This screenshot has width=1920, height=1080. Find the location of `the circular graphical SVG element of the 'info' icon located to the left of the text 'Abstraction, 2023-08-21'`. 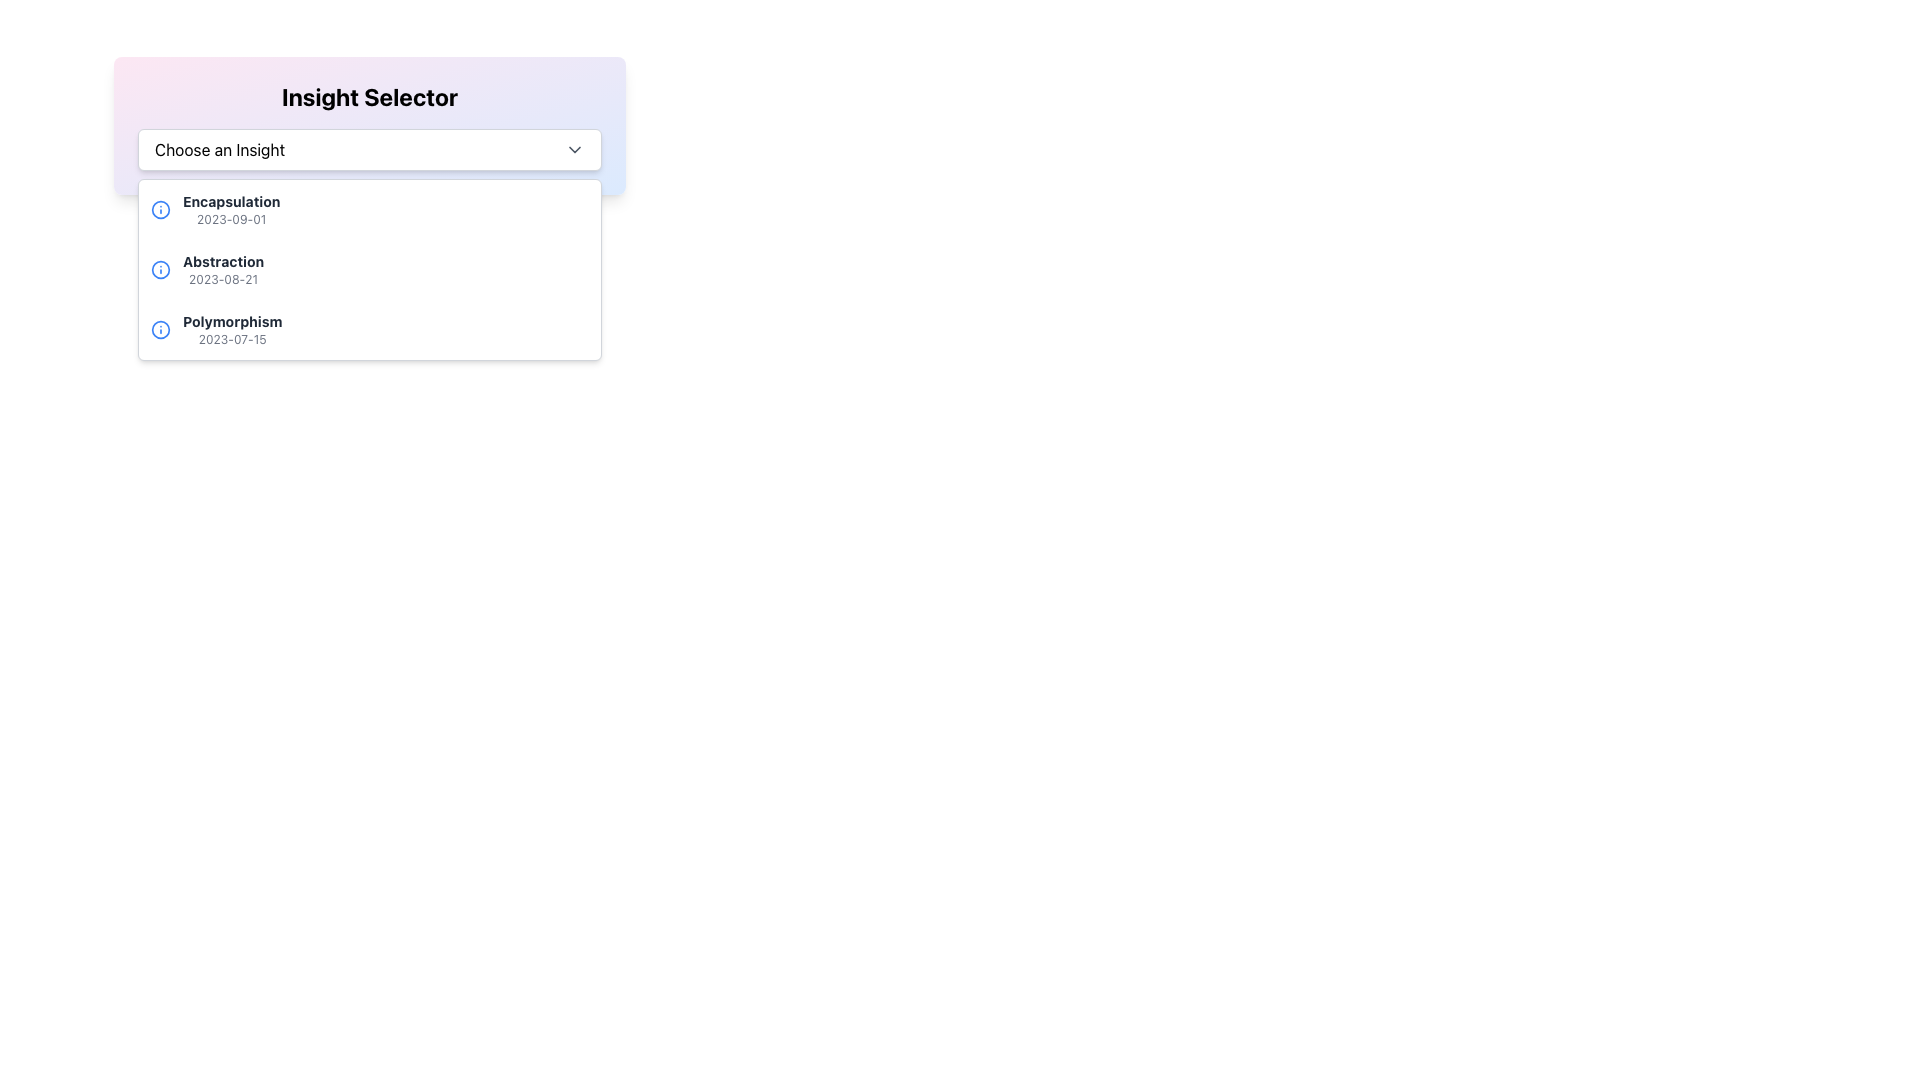

the circular graphical SVG element of the 'info' icon located to the left of the text 'Abstraction, 2023-08-21' is located at coordinates (161, 209).